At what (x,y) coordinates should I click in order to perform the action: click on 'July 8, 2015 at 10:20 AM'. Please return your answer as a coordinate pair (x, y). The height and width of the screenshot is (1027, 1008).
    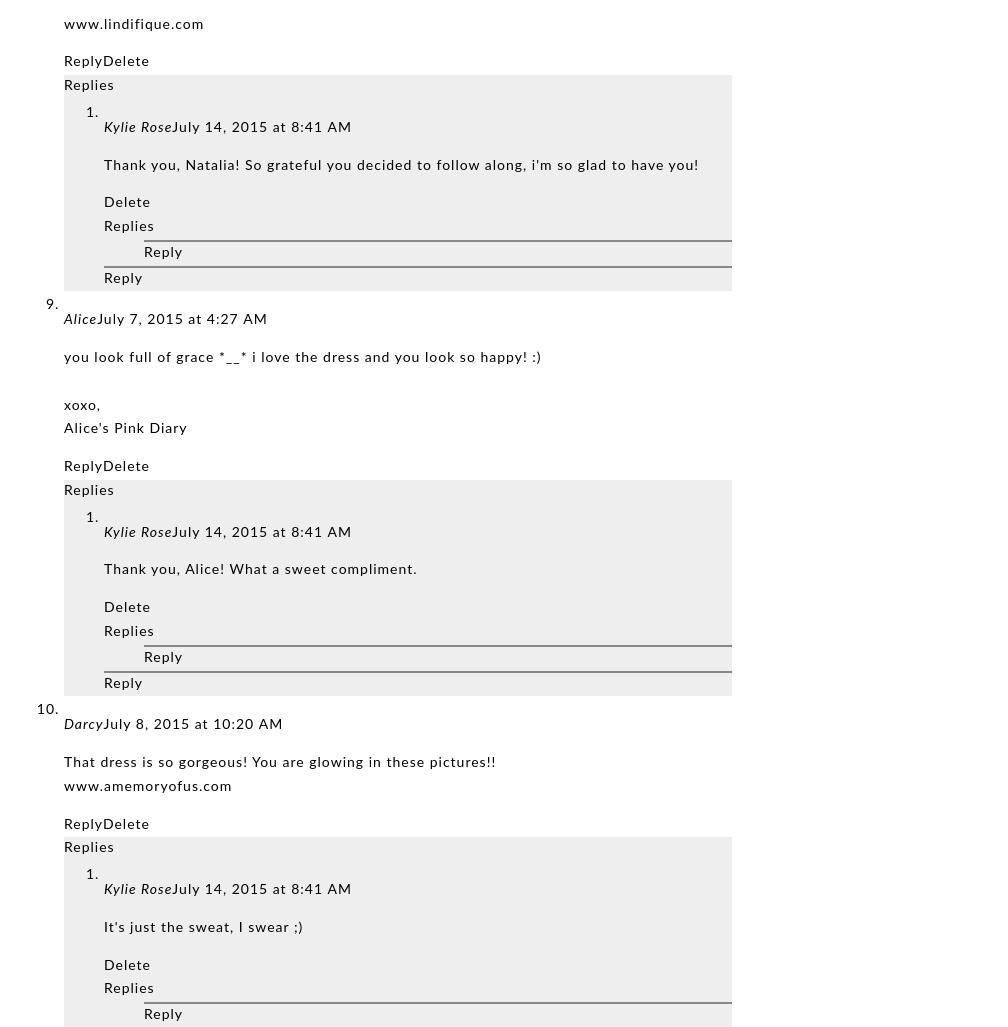
    Looking at the image, I should click on (193, 724).